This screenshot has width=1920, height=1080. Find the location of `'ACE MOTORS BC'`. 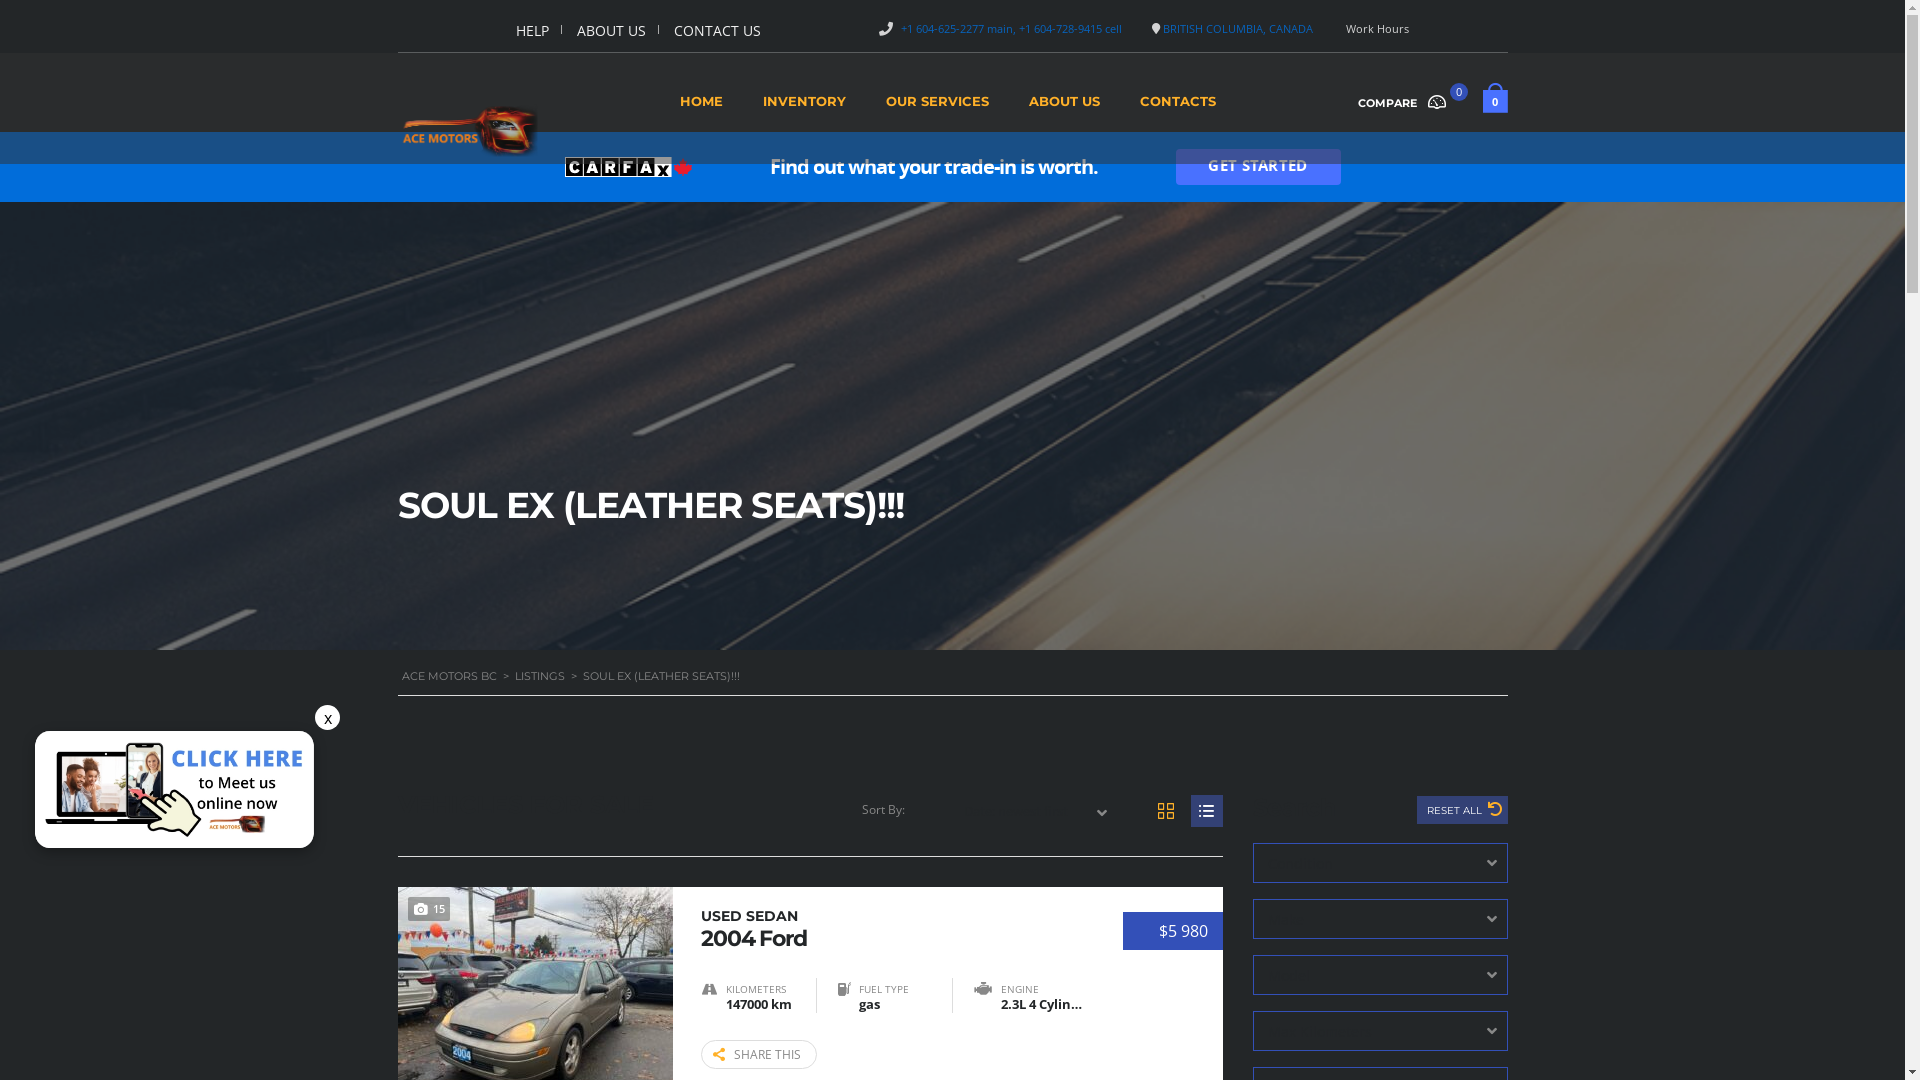

'ACE MOTORS BC' is located at coordinates (448, 675).